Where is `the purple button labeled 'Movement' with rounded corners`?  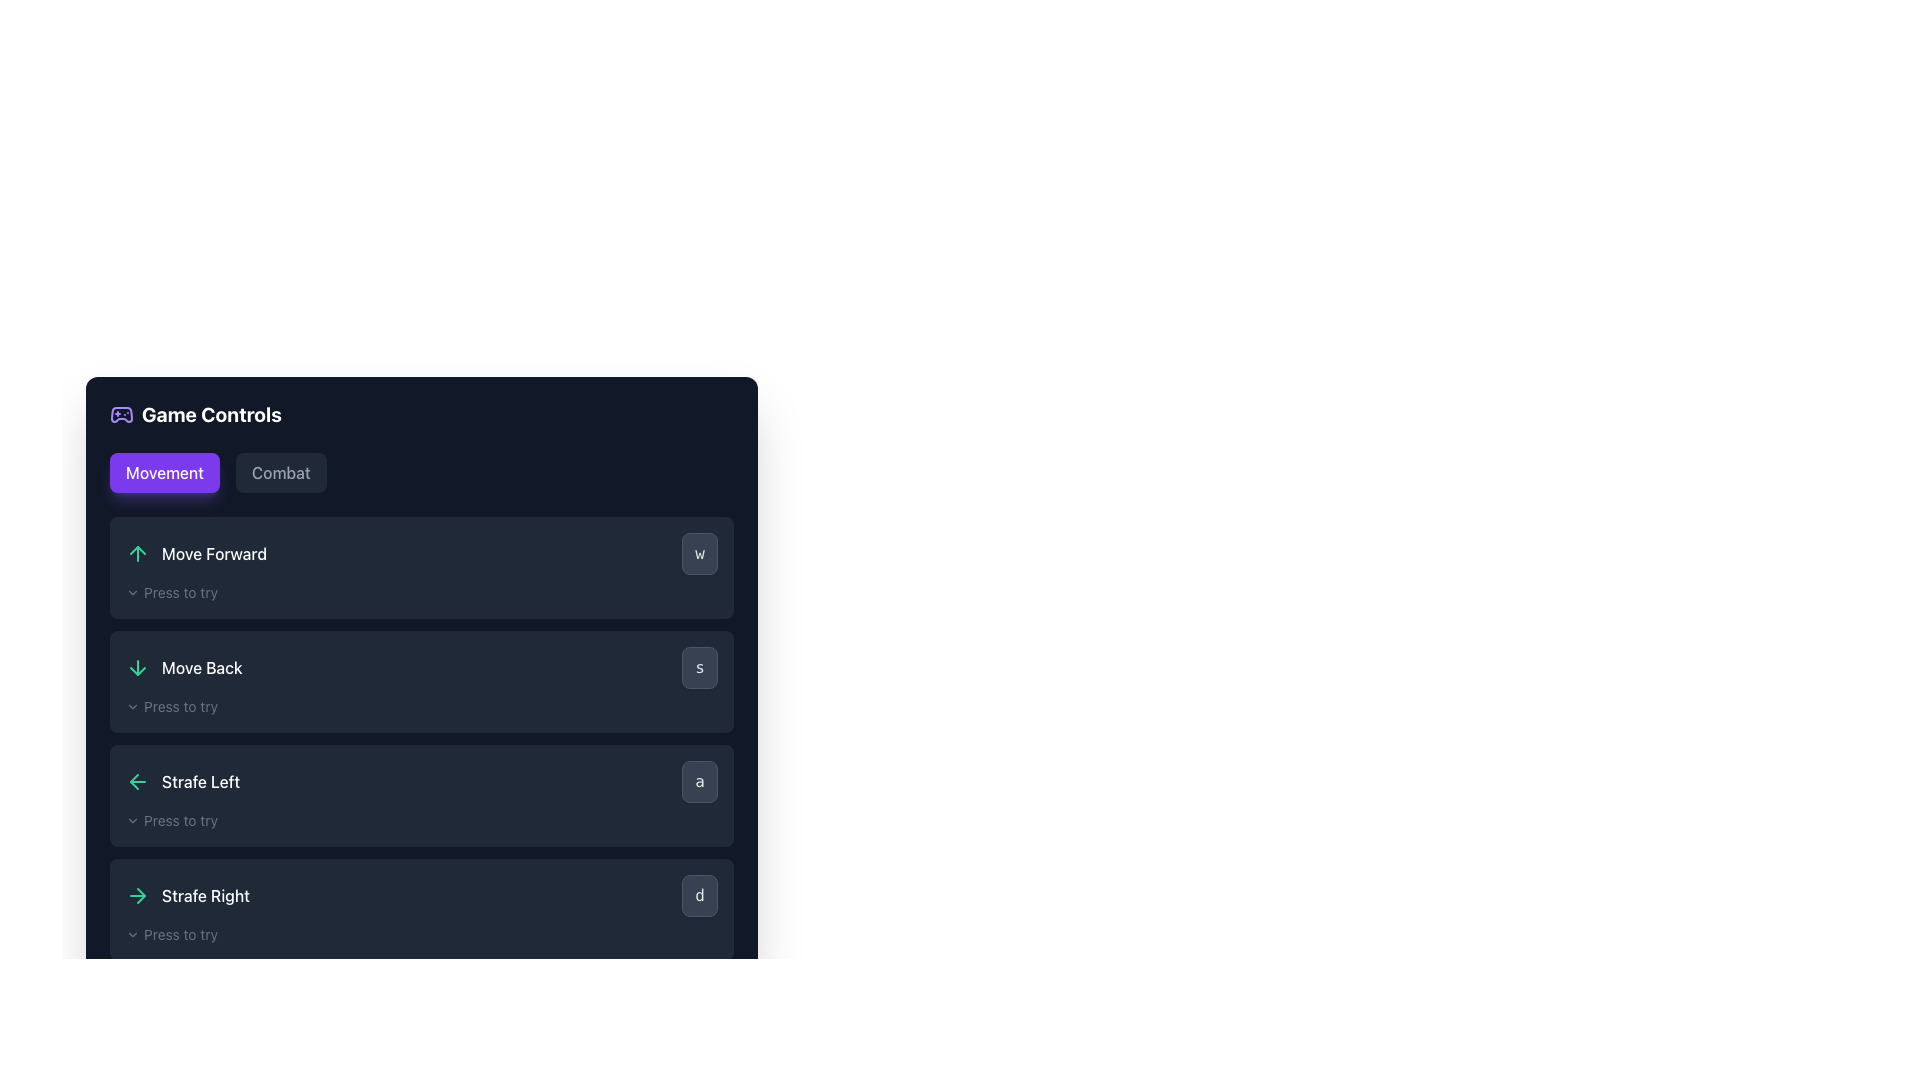
the purple button labeled 'Movement' with rounded corners is located at coordinates (164, 473).